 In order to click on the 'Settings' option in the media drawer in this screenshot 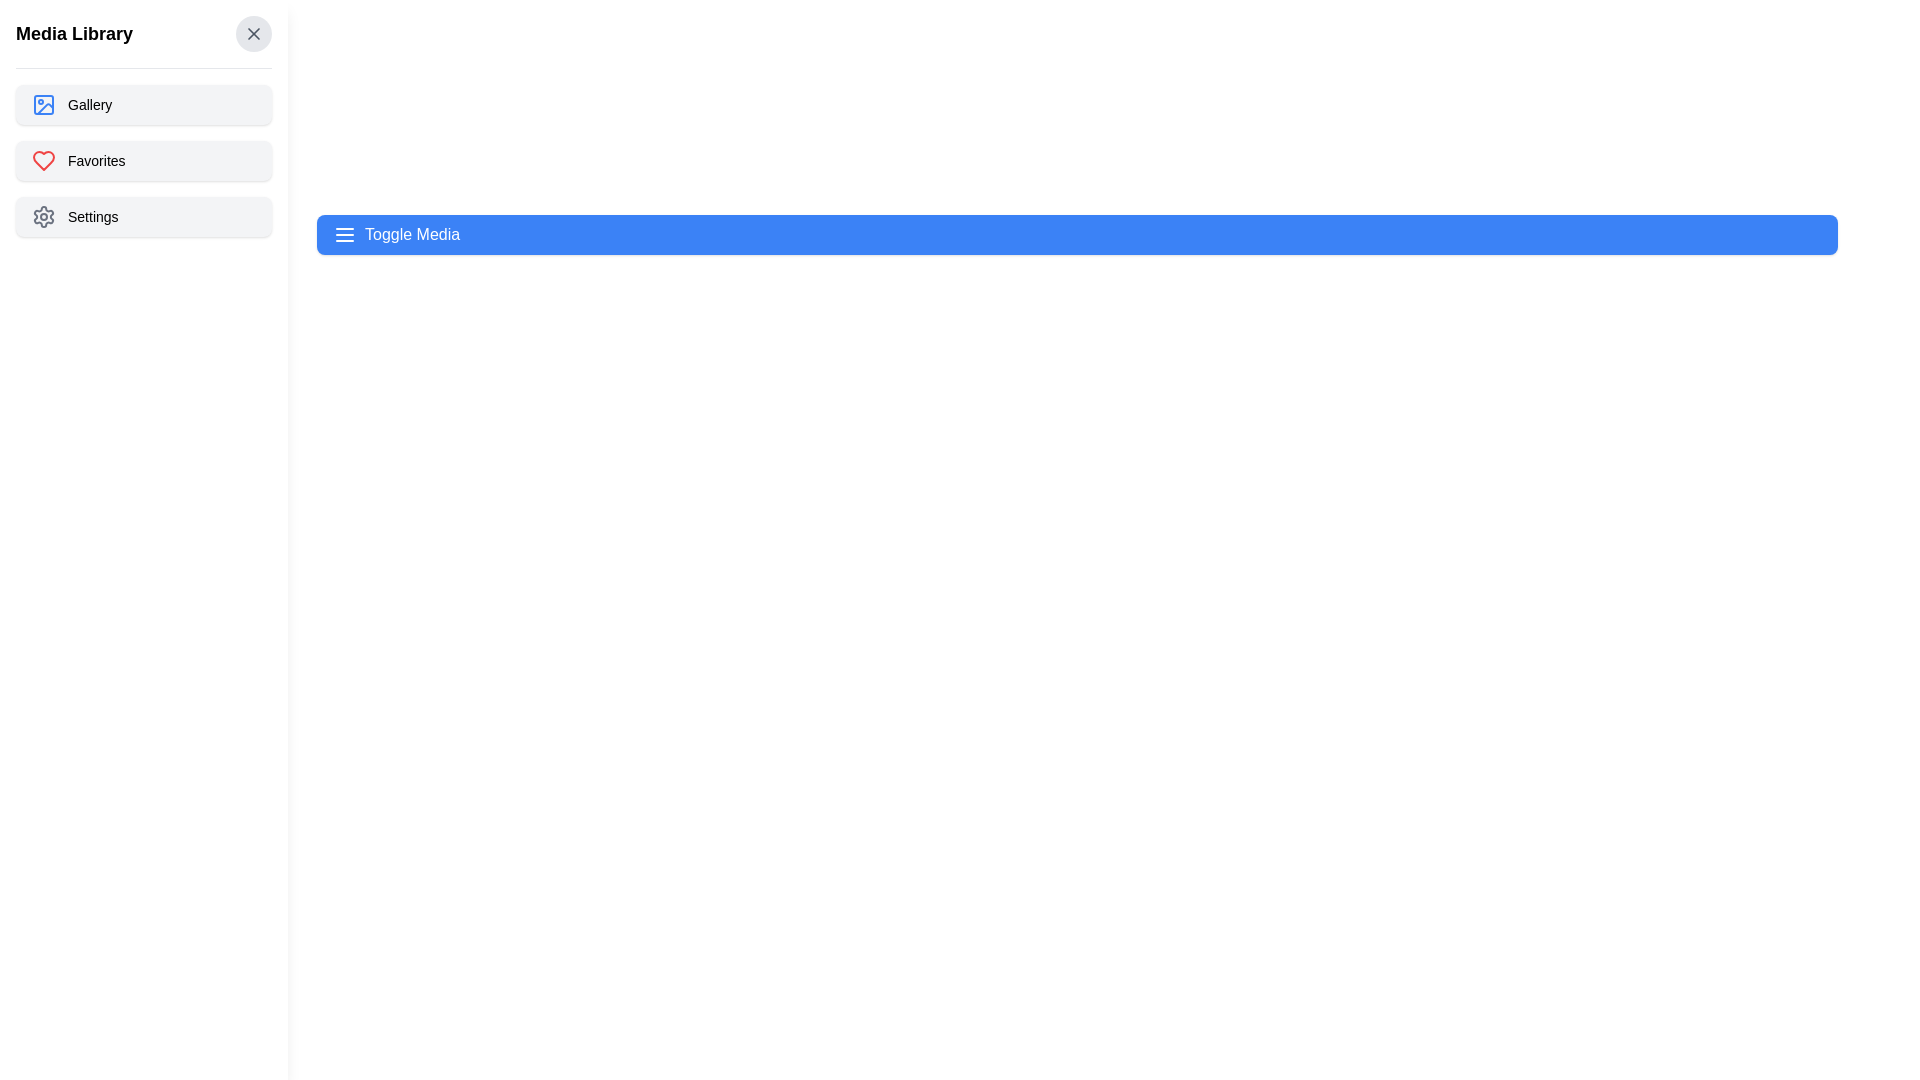, I will do `click(143, 216)`.